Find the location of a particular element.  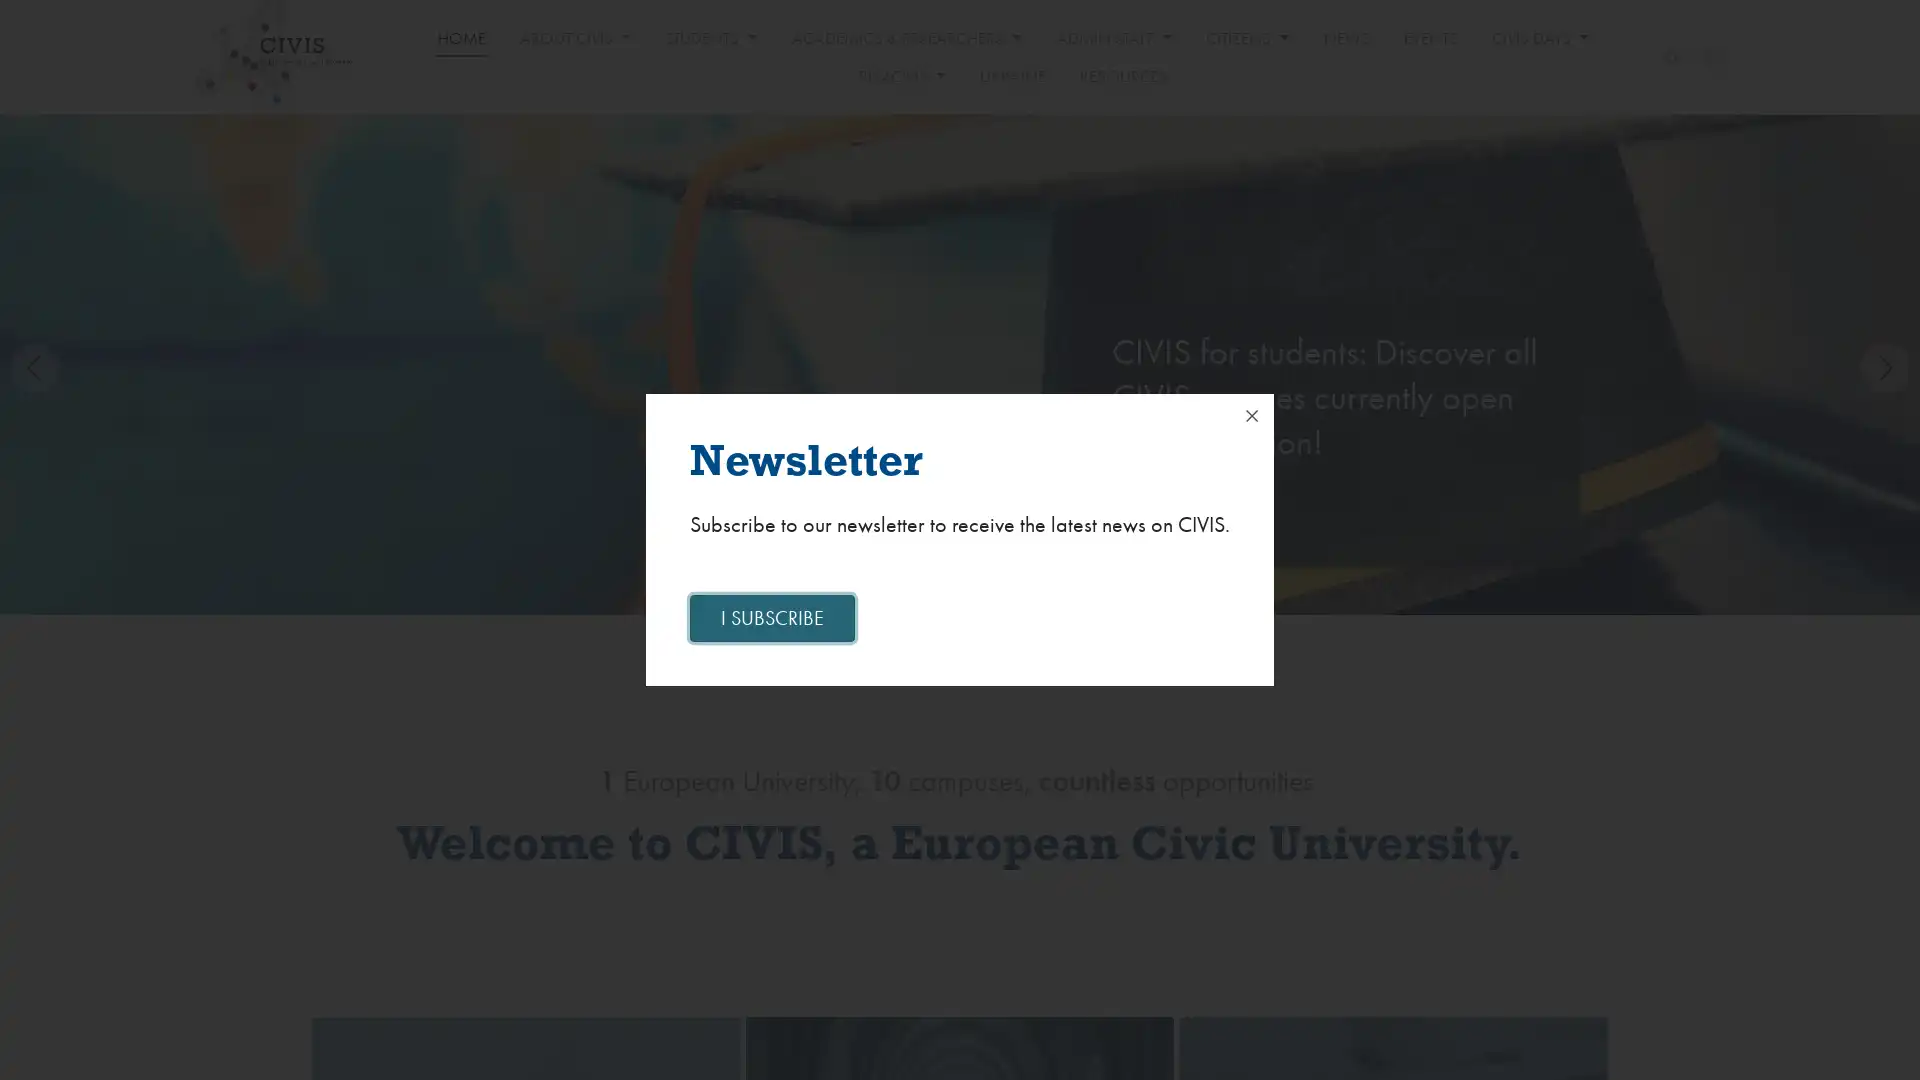

Go to slide 2 is located at coordinates (960, 635).